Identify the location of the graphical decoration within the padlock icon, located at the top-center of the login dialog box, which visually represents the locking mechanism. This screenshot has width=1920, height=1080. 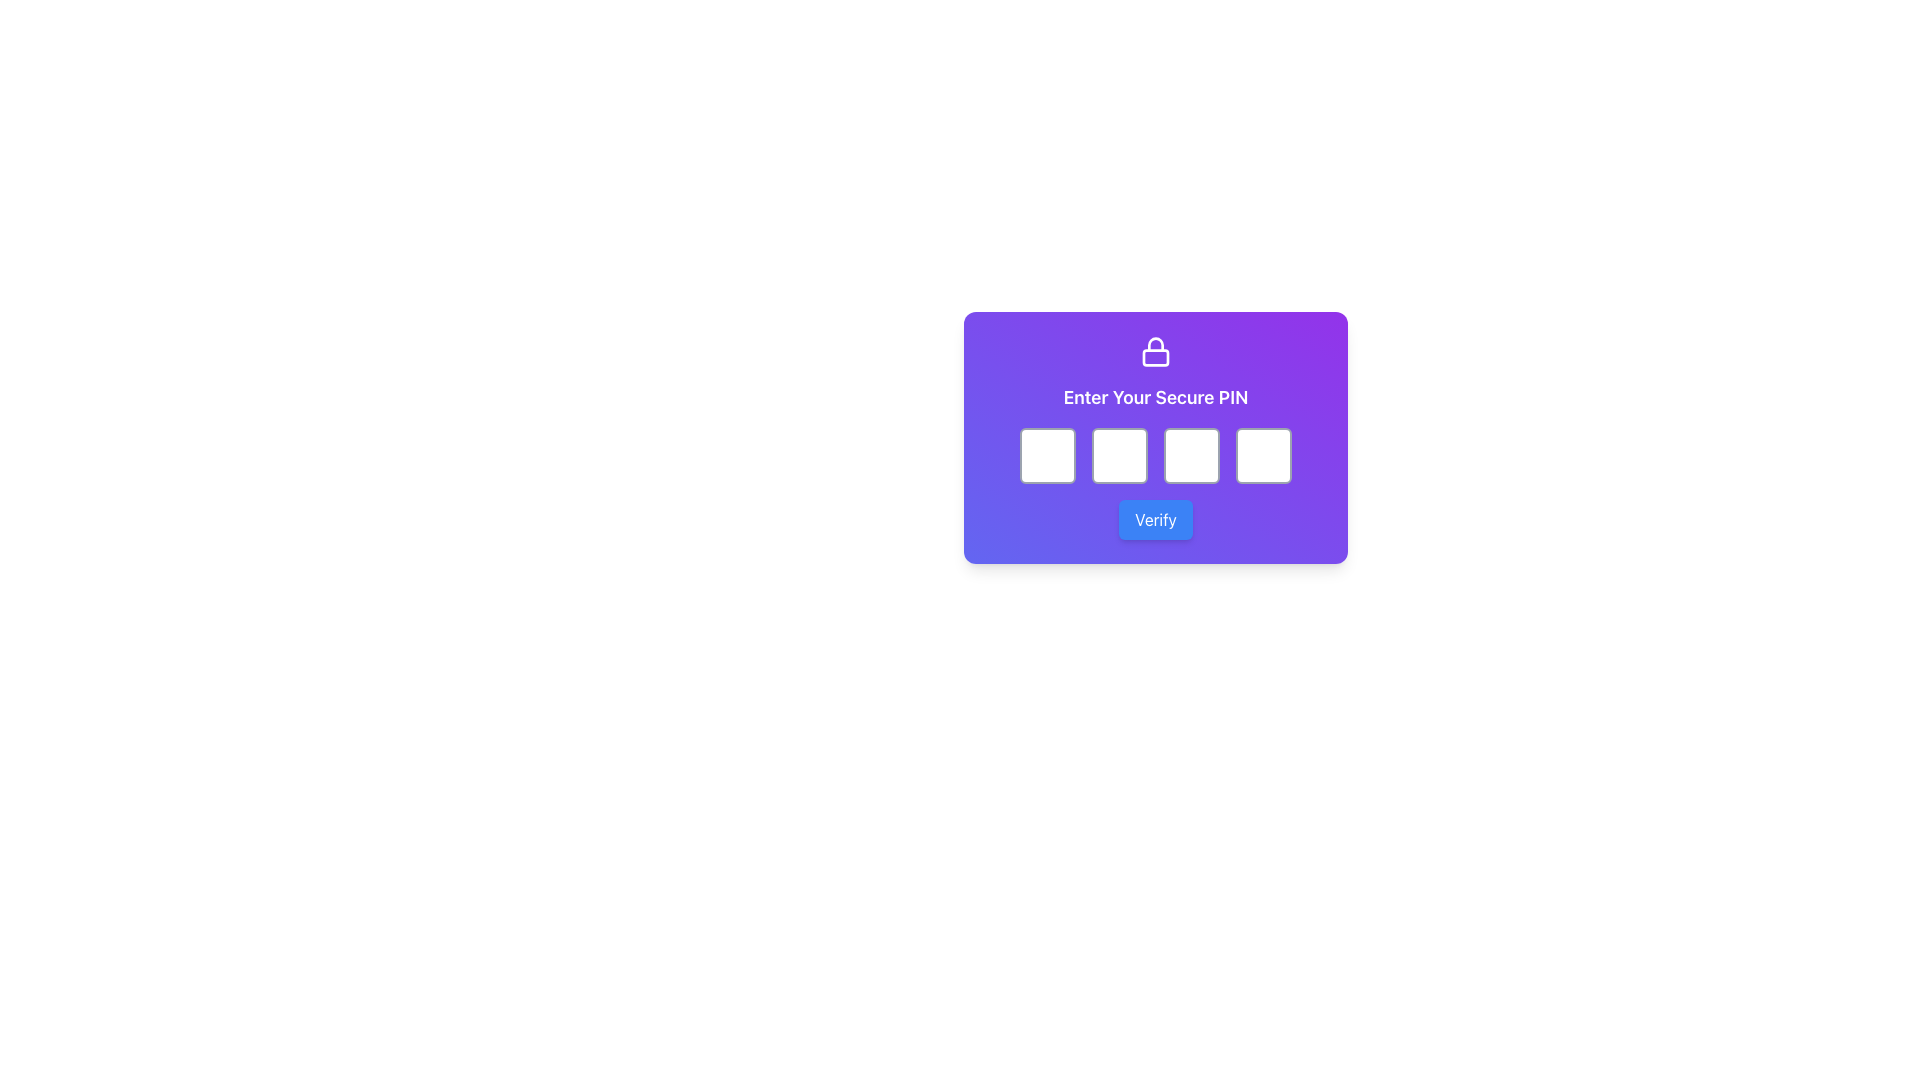
(1156, 357).